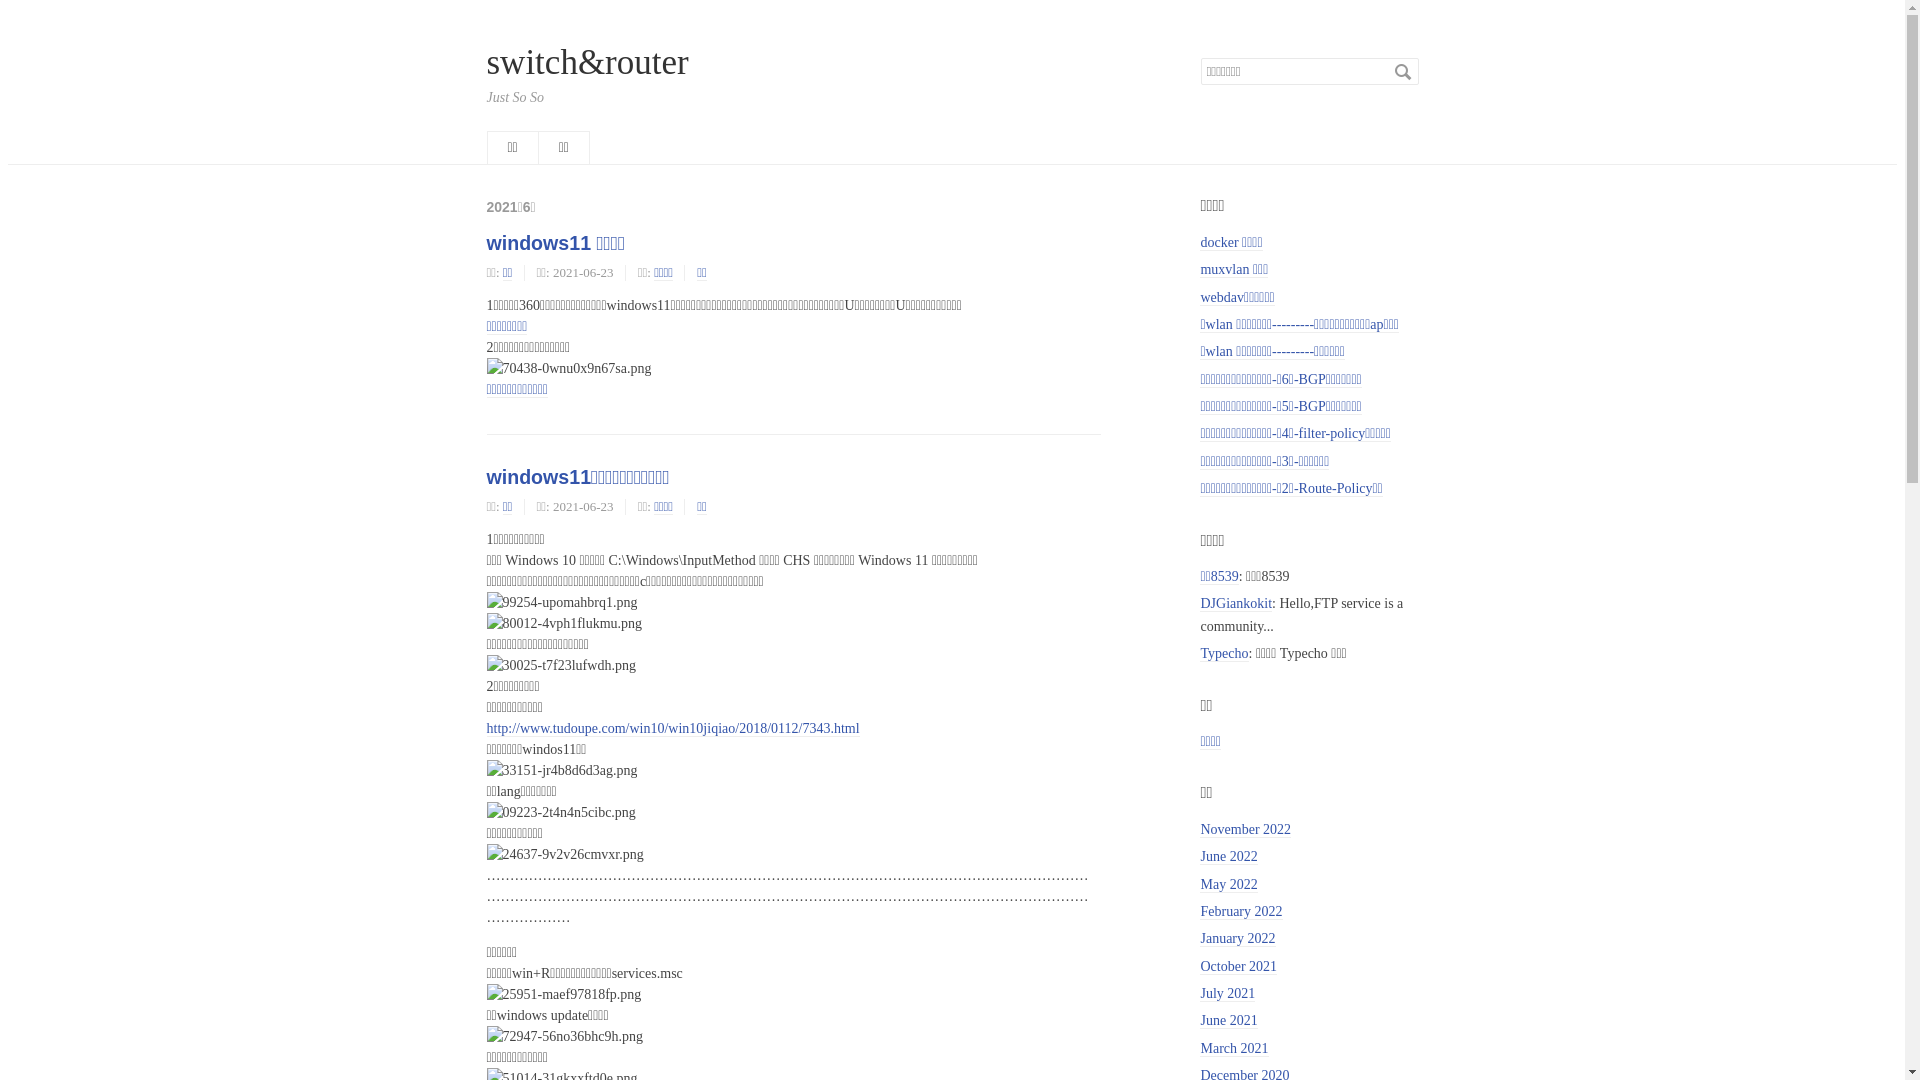 This screenshot has width=1920, height=1080. What do you see at coordinates (1244, 829) in the screenshot?
I see `'November 2022'` at bounding box center [1244, 829].